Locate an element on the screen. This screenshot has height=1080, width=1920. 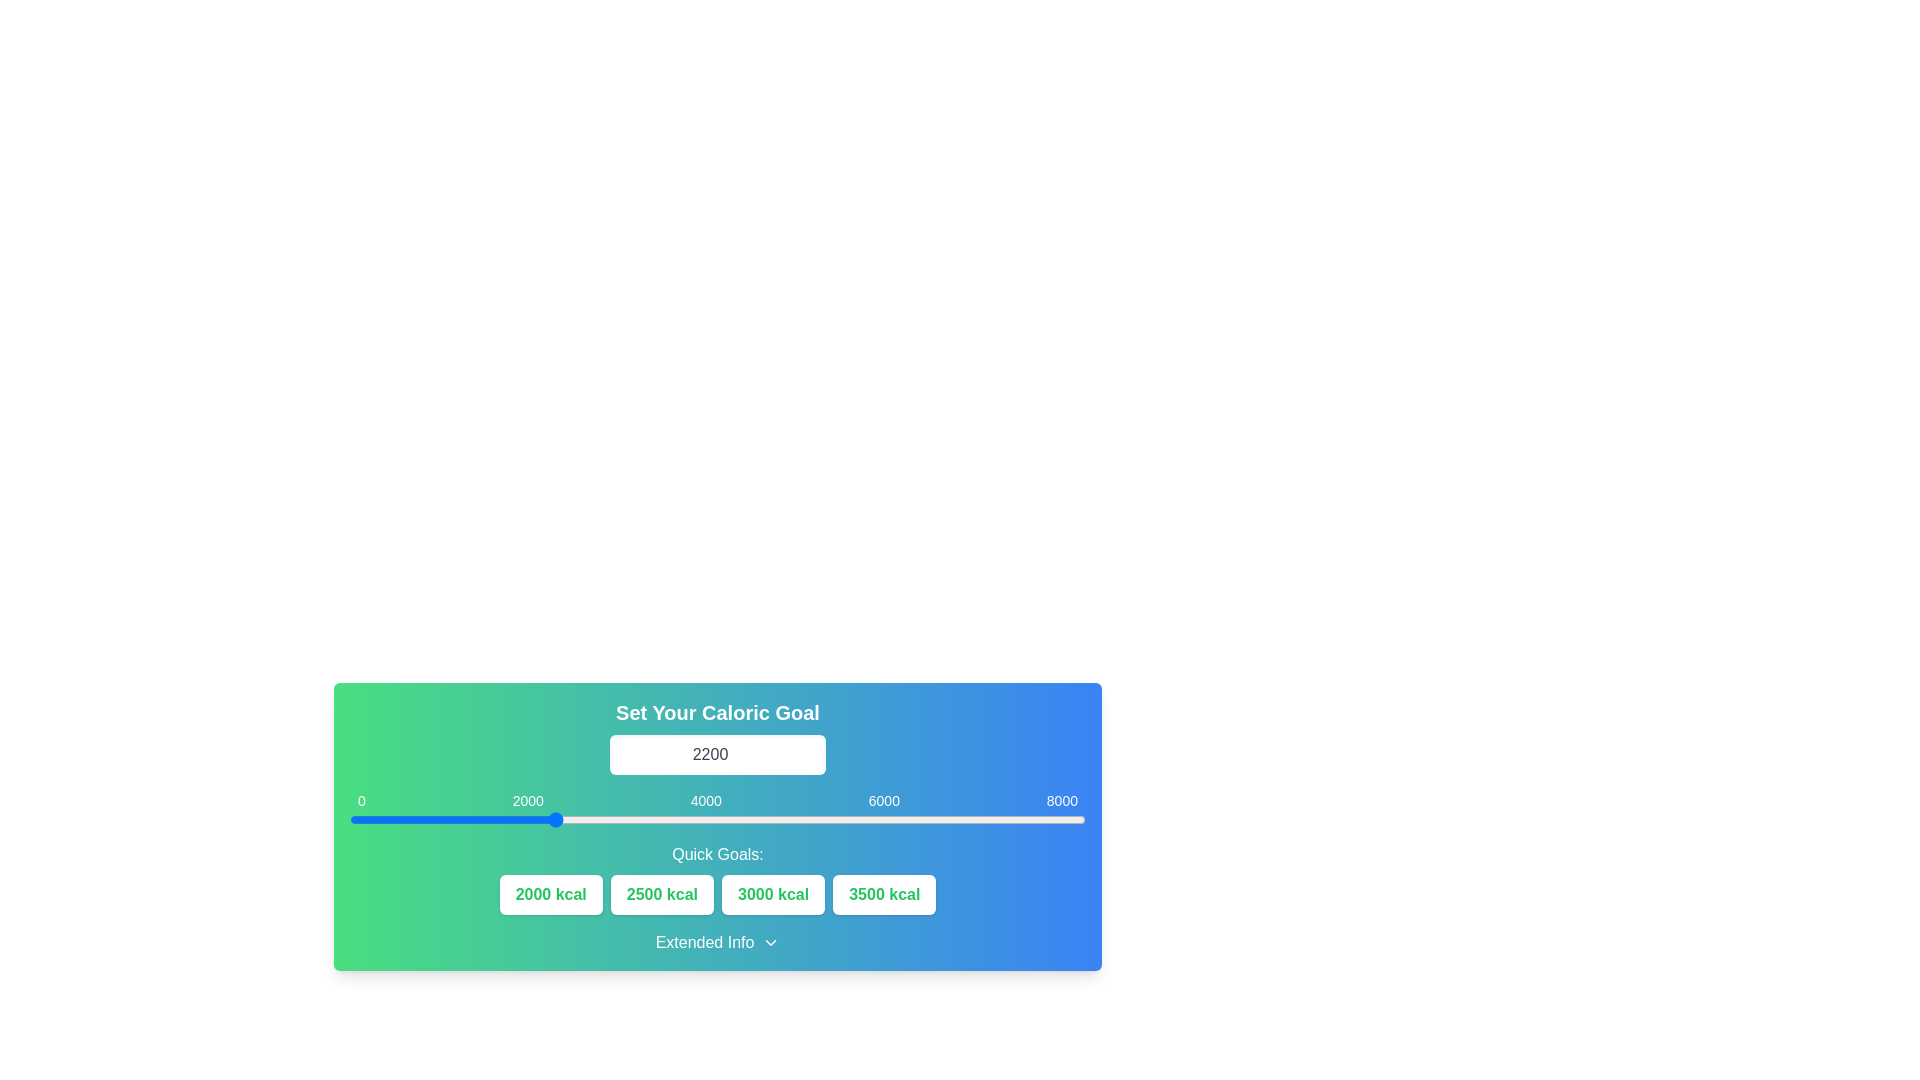
caloric goal is located at coordinates (365, 820).